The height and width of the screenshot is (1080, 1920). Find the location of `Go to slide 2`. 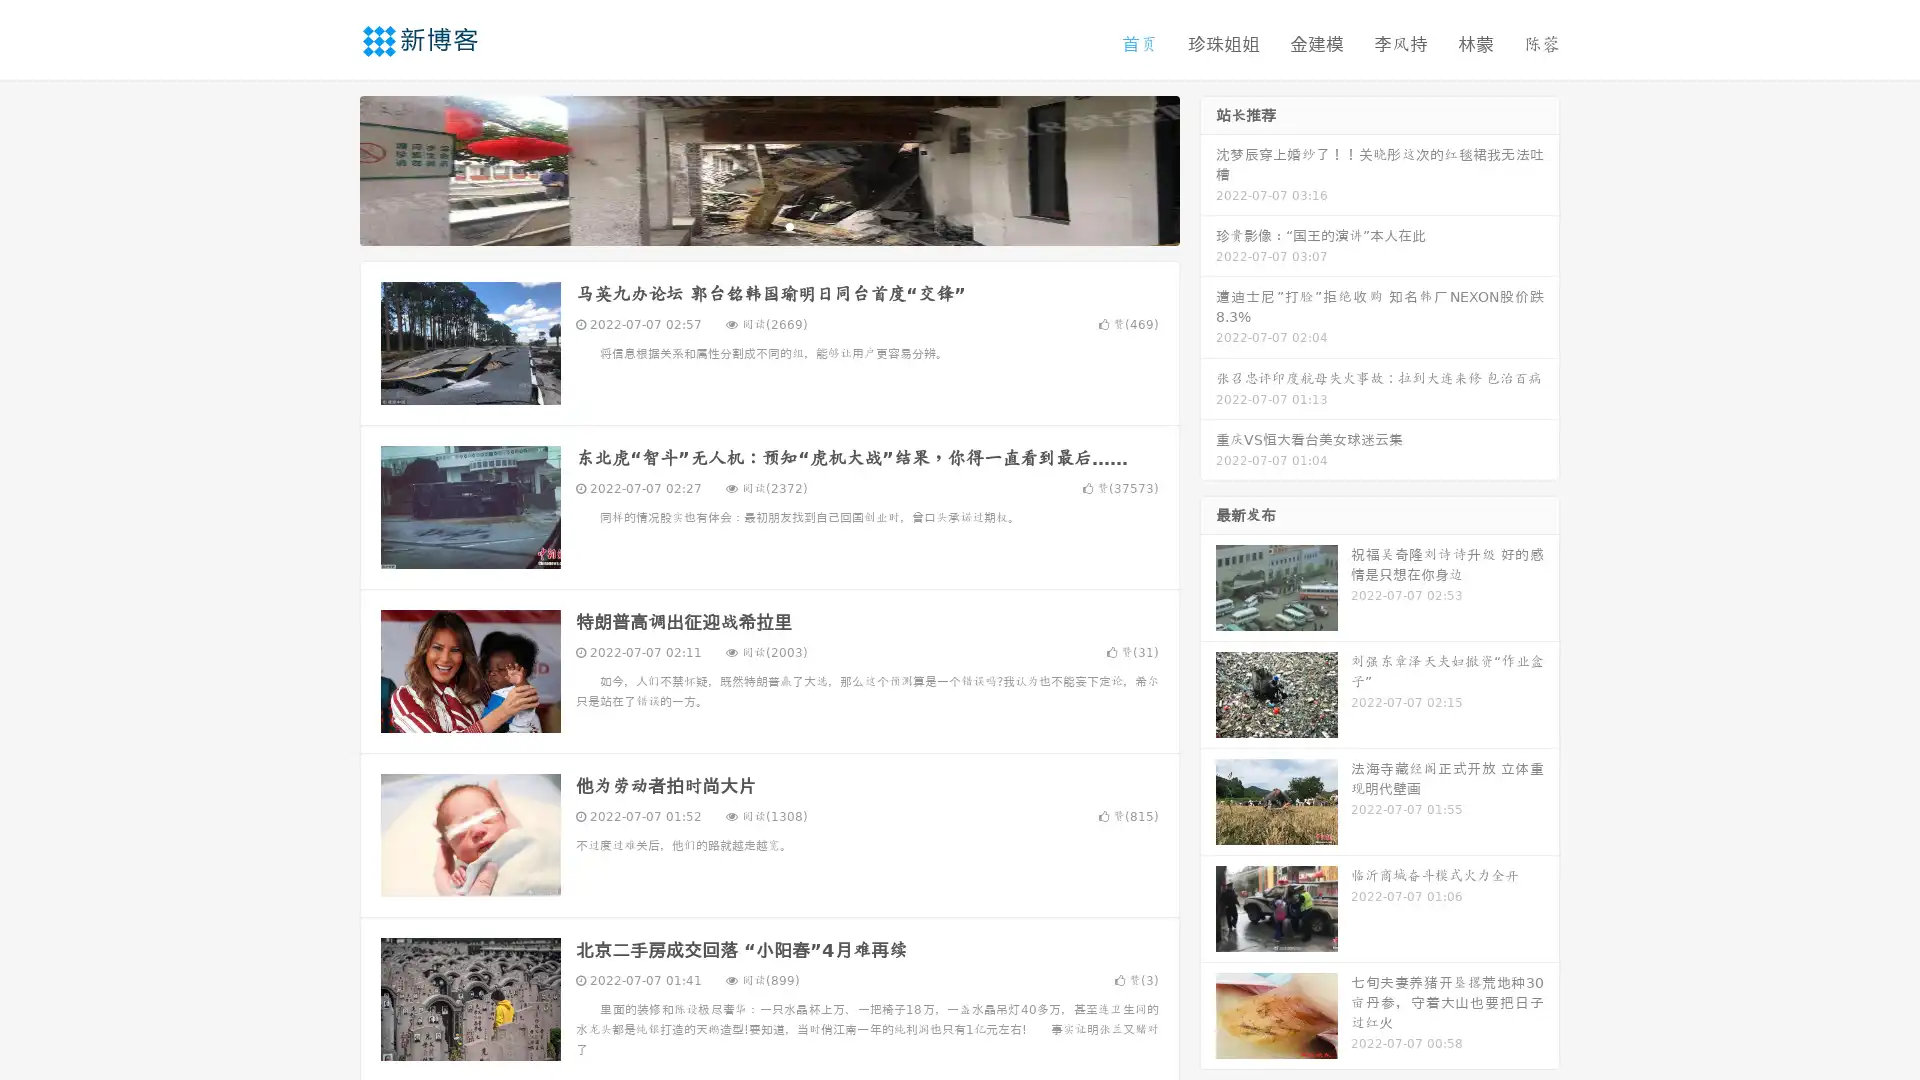

Go to slide 2 is located at coordinates (768, 225).